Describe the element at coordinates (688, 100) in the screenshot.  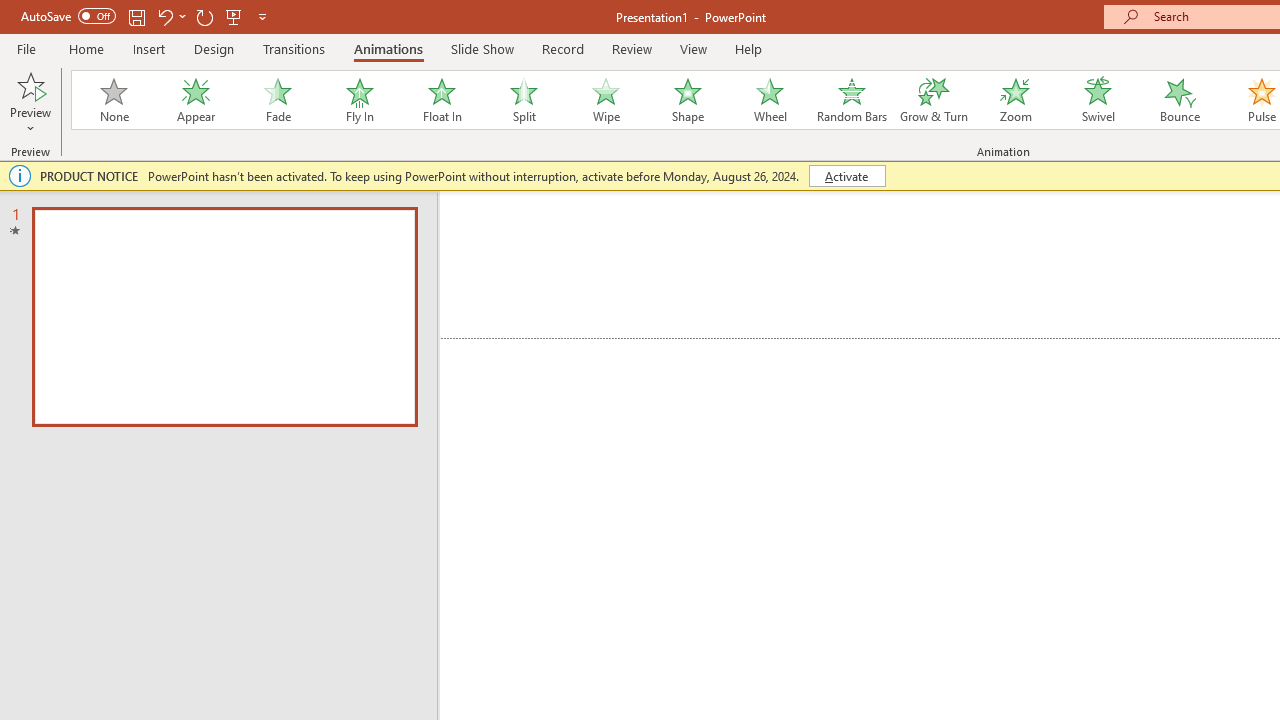
I see `'Shape'` at that location.